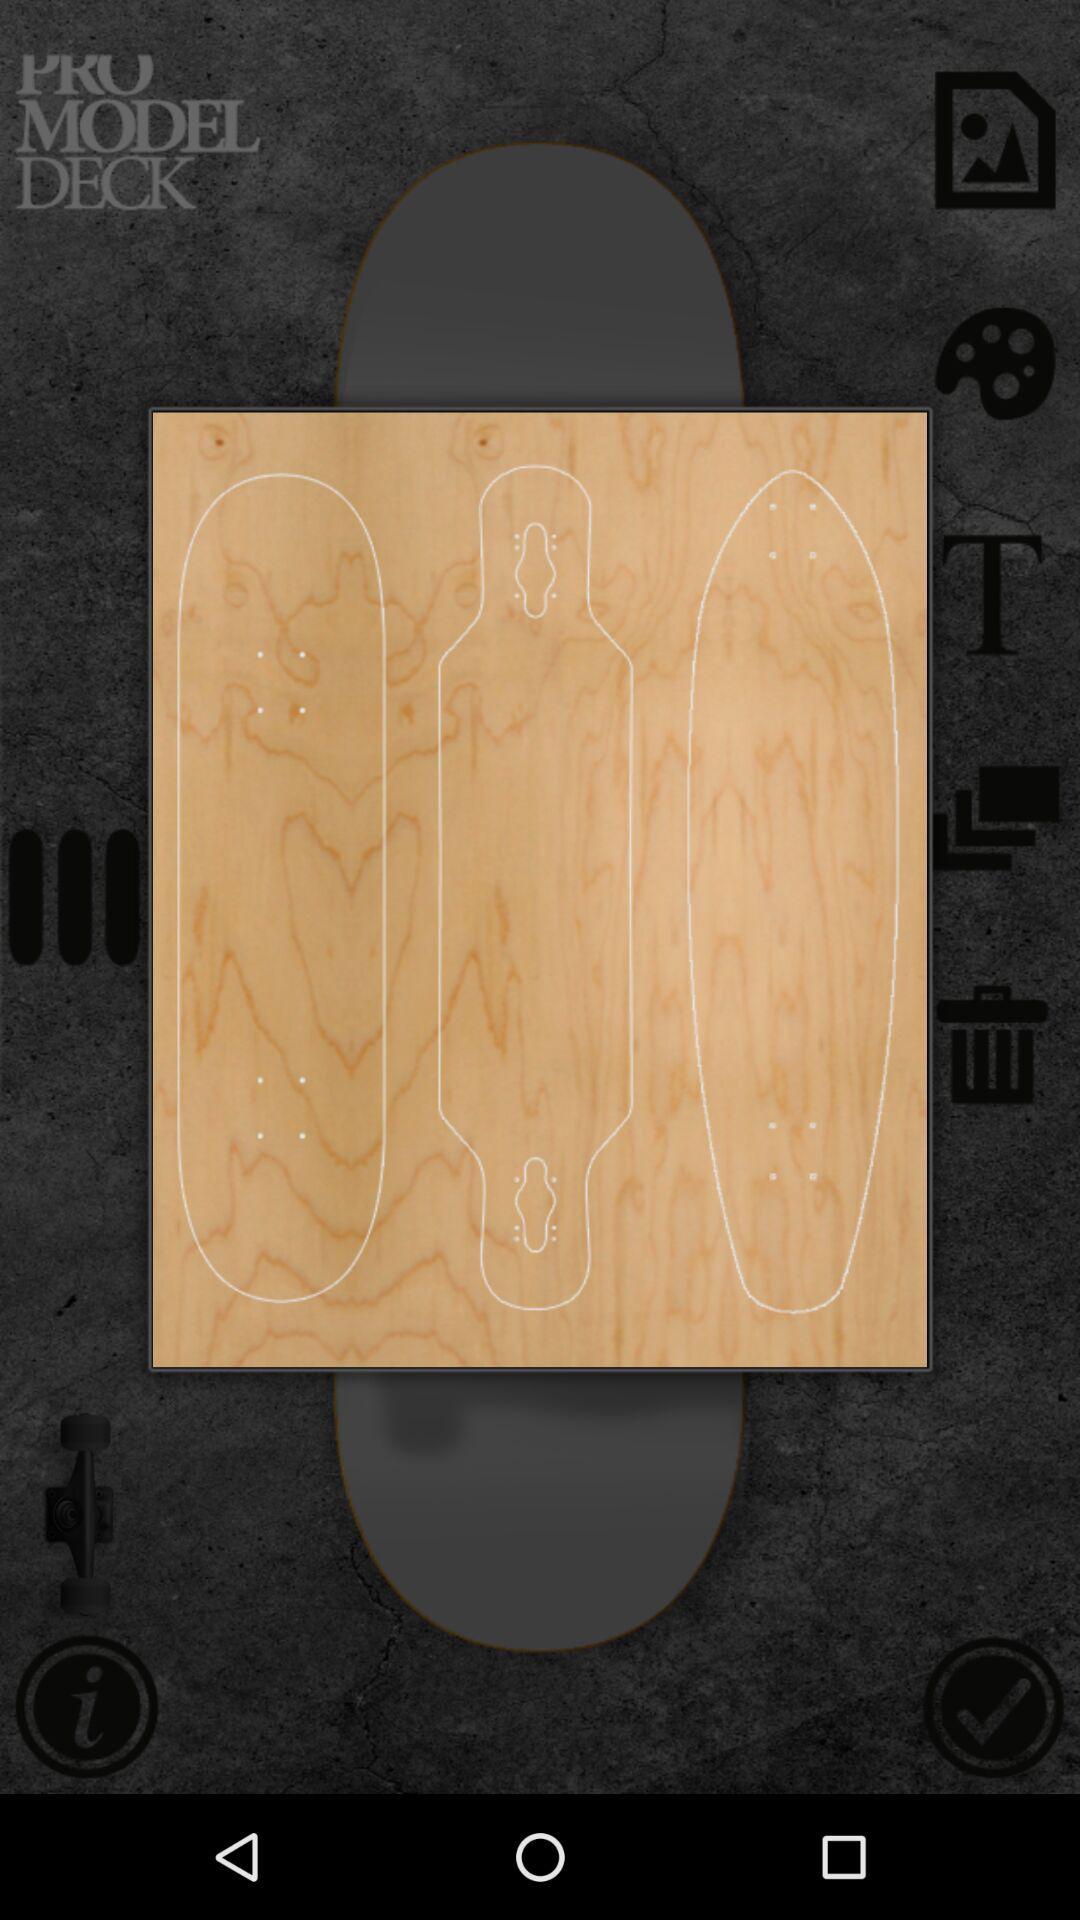  What do you see at coordinates (535, 888) in the screenshot?
I see `choose a model` at bounding box center [535, 888].